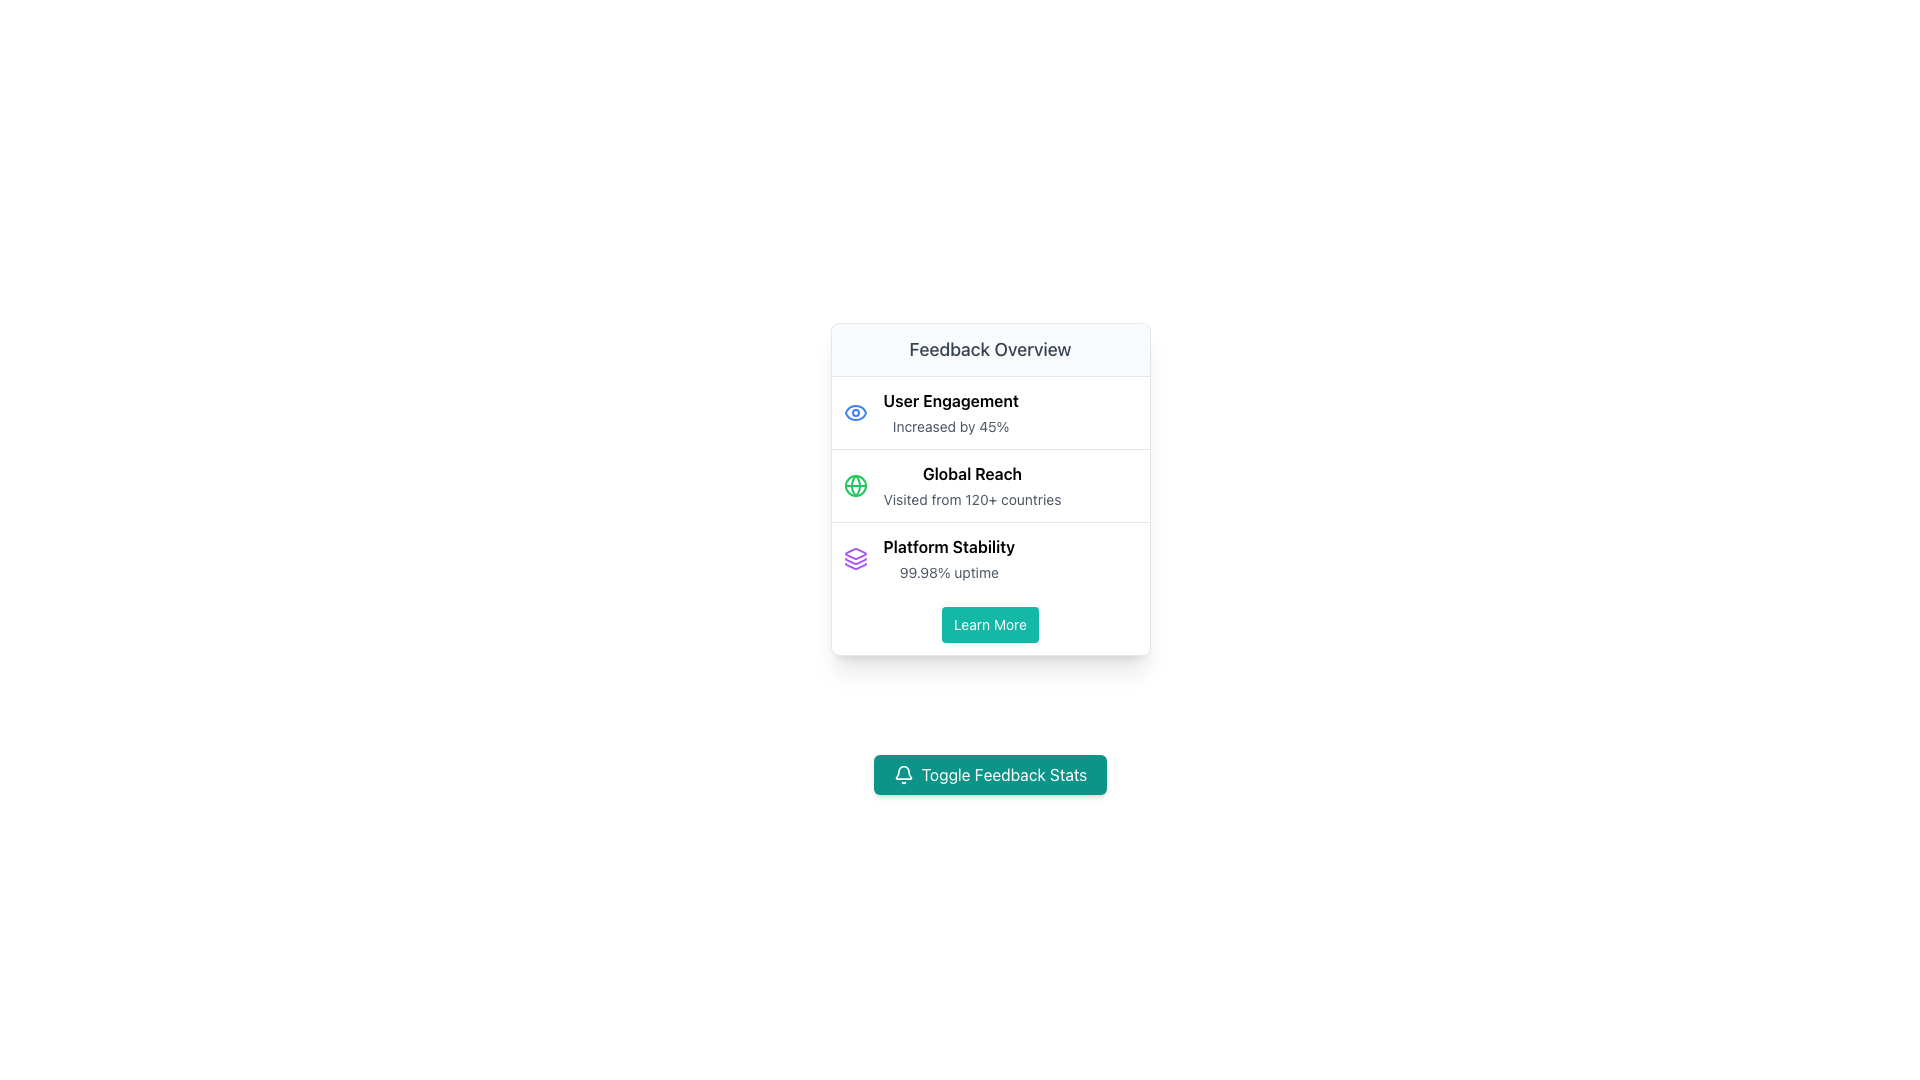 The width and height of the screenshot is (1920, 1080). Describe the element at coordinates (950, 411) in the screenshot. I see `the Text block displaying 'User Engagement' and 'Increased by 45%' which is the first item in the vertical list within the 'Feedback Overview' card` at that location.